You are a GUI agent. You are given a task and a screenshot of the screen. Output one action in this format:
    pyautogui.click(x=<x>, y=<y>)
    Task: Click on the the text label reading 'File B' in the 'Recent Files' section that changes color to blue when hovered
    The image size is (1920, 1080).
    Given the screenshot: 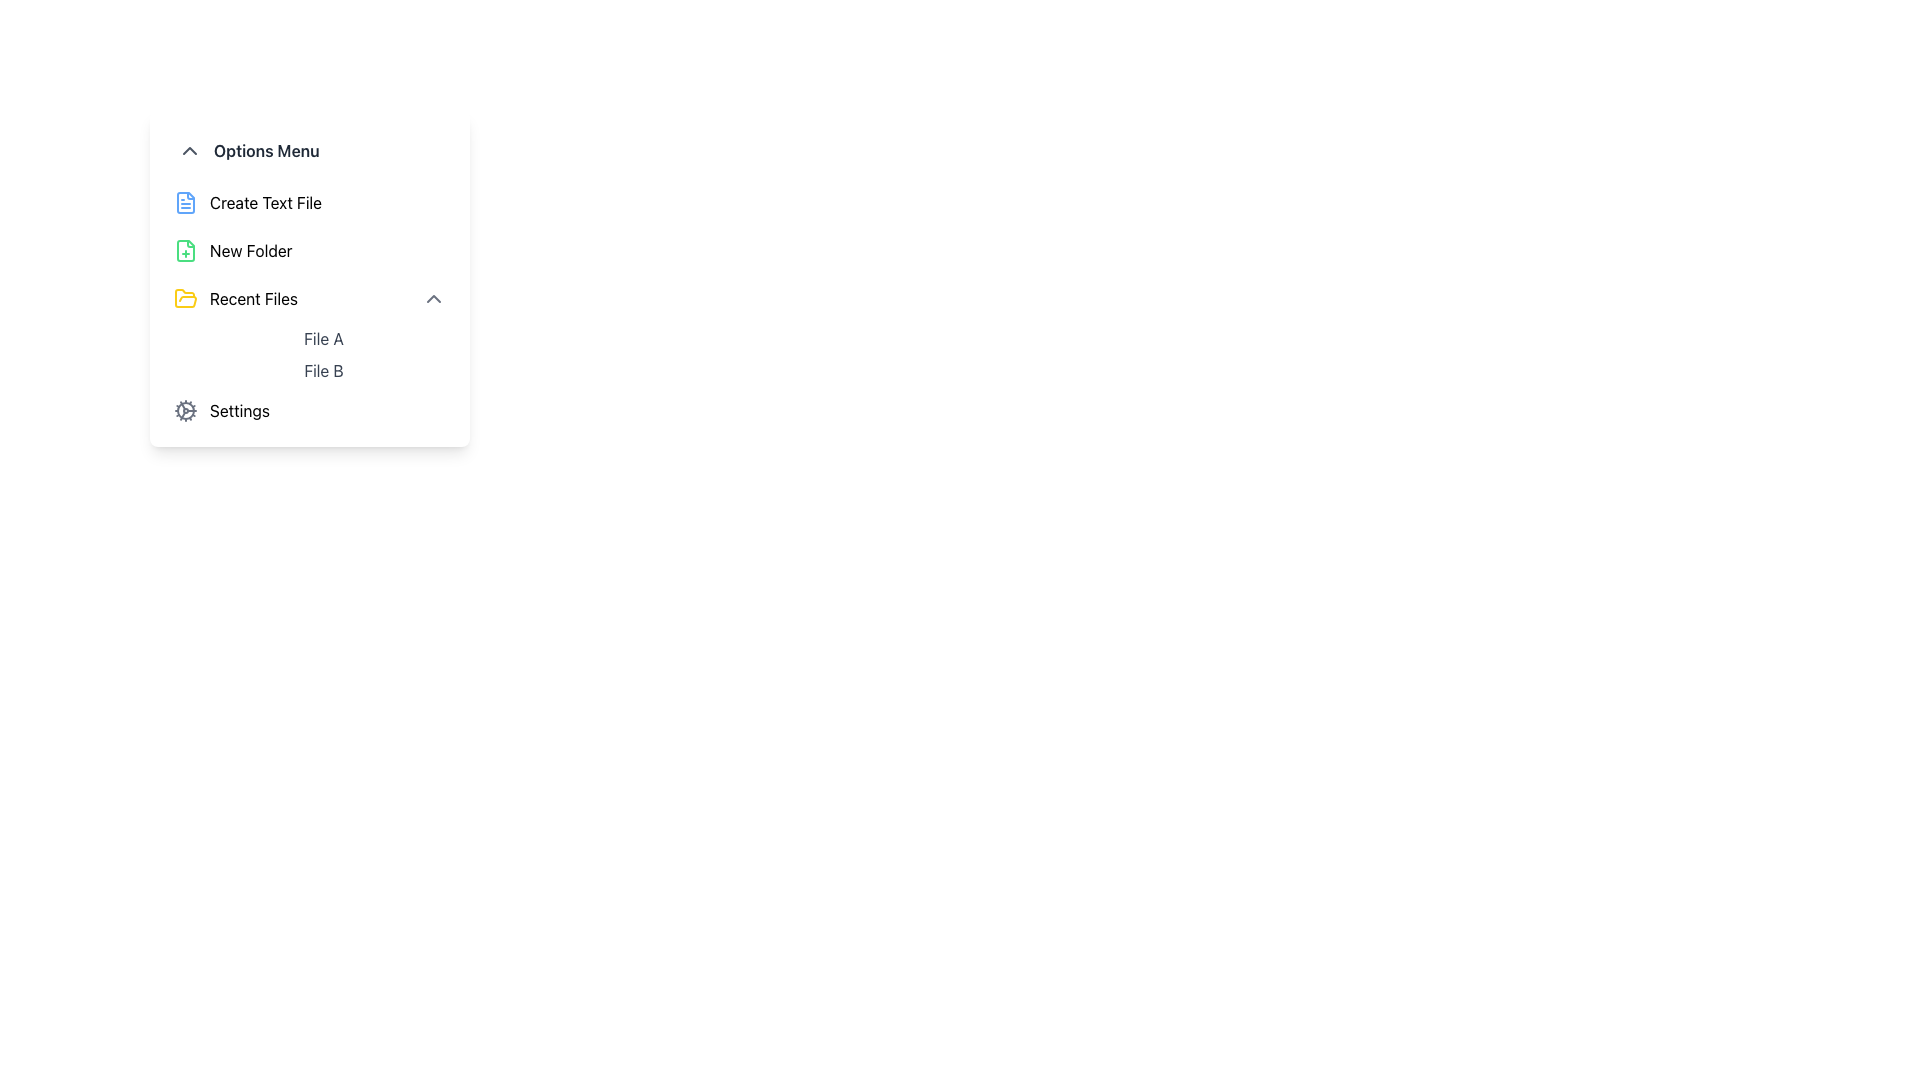 What is the action you would take?
    pyautogui.click(x=324, y=370)
    